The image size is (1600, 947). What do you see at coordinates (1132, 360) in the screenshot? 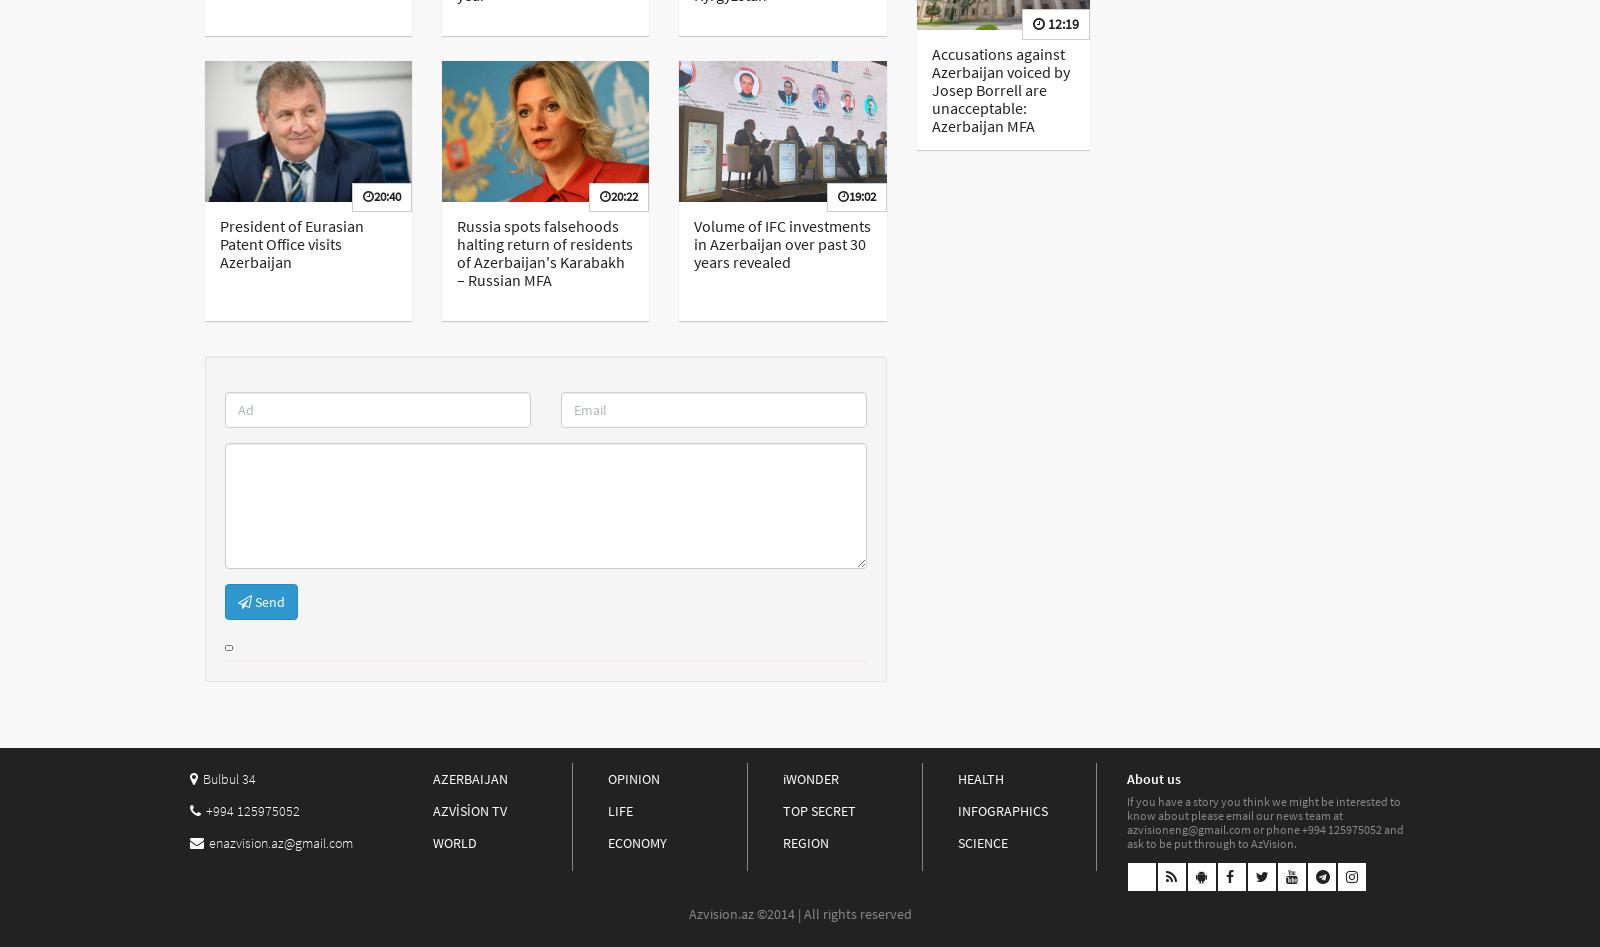
I see `'10:38'` at bounding box center [1132, 360].